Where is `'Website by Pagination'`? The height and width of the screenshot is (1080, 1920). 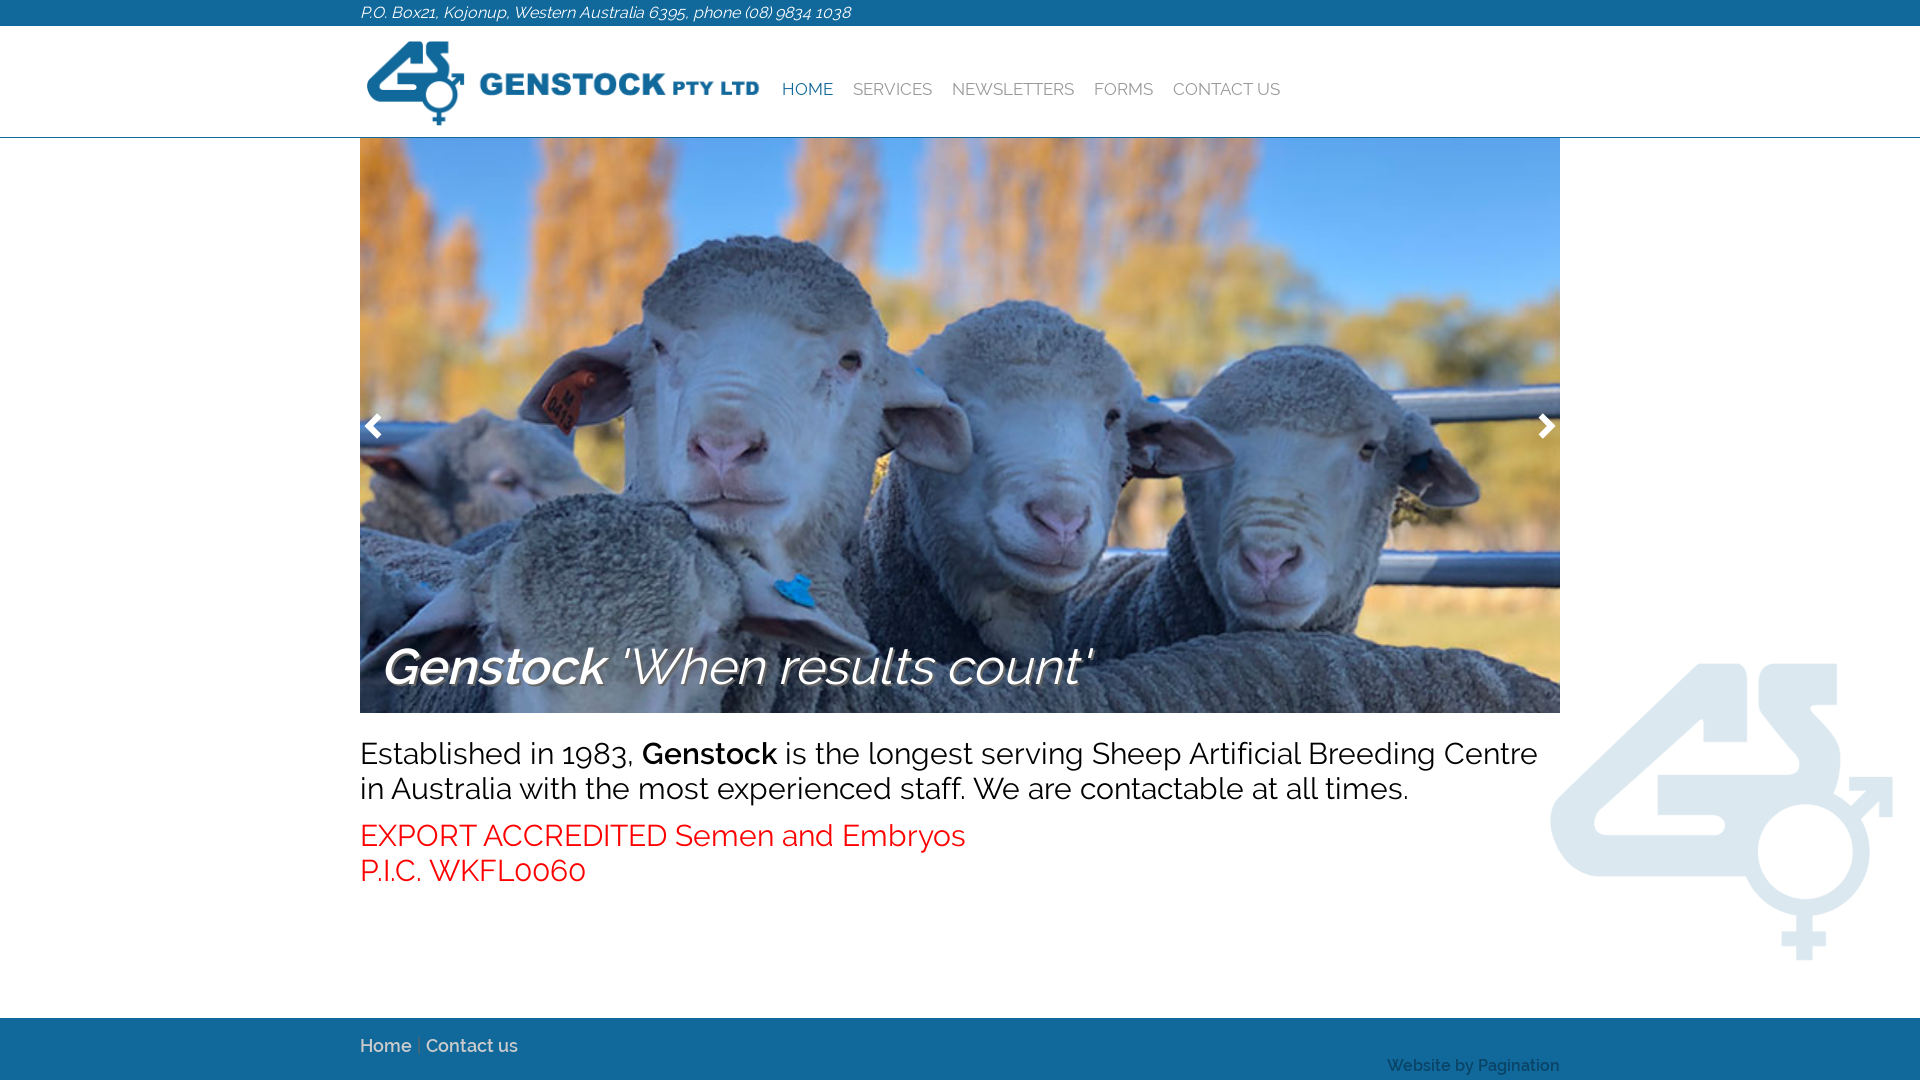
'Website by Pagination' is located at coordinates (1386, 1064).